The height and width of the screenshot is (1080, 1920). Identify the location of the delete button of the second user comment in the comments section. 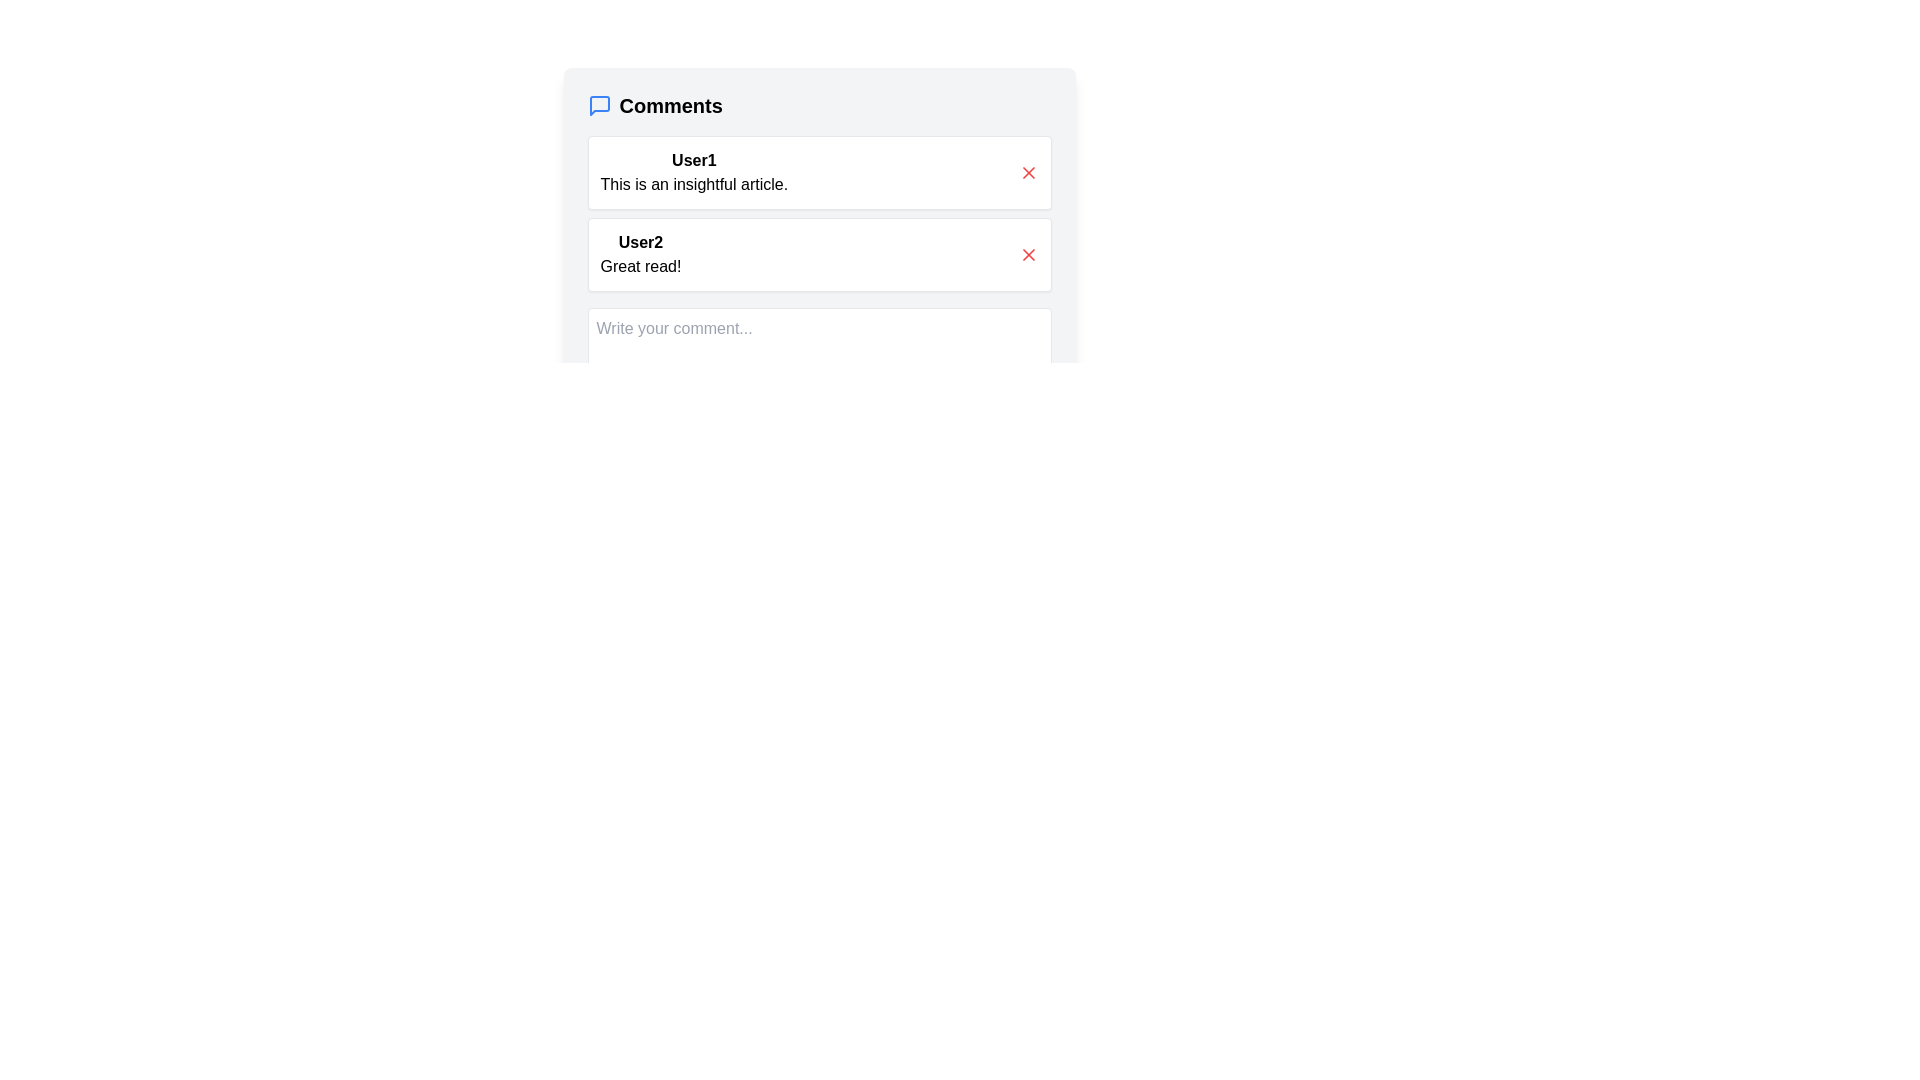
(819, 276).